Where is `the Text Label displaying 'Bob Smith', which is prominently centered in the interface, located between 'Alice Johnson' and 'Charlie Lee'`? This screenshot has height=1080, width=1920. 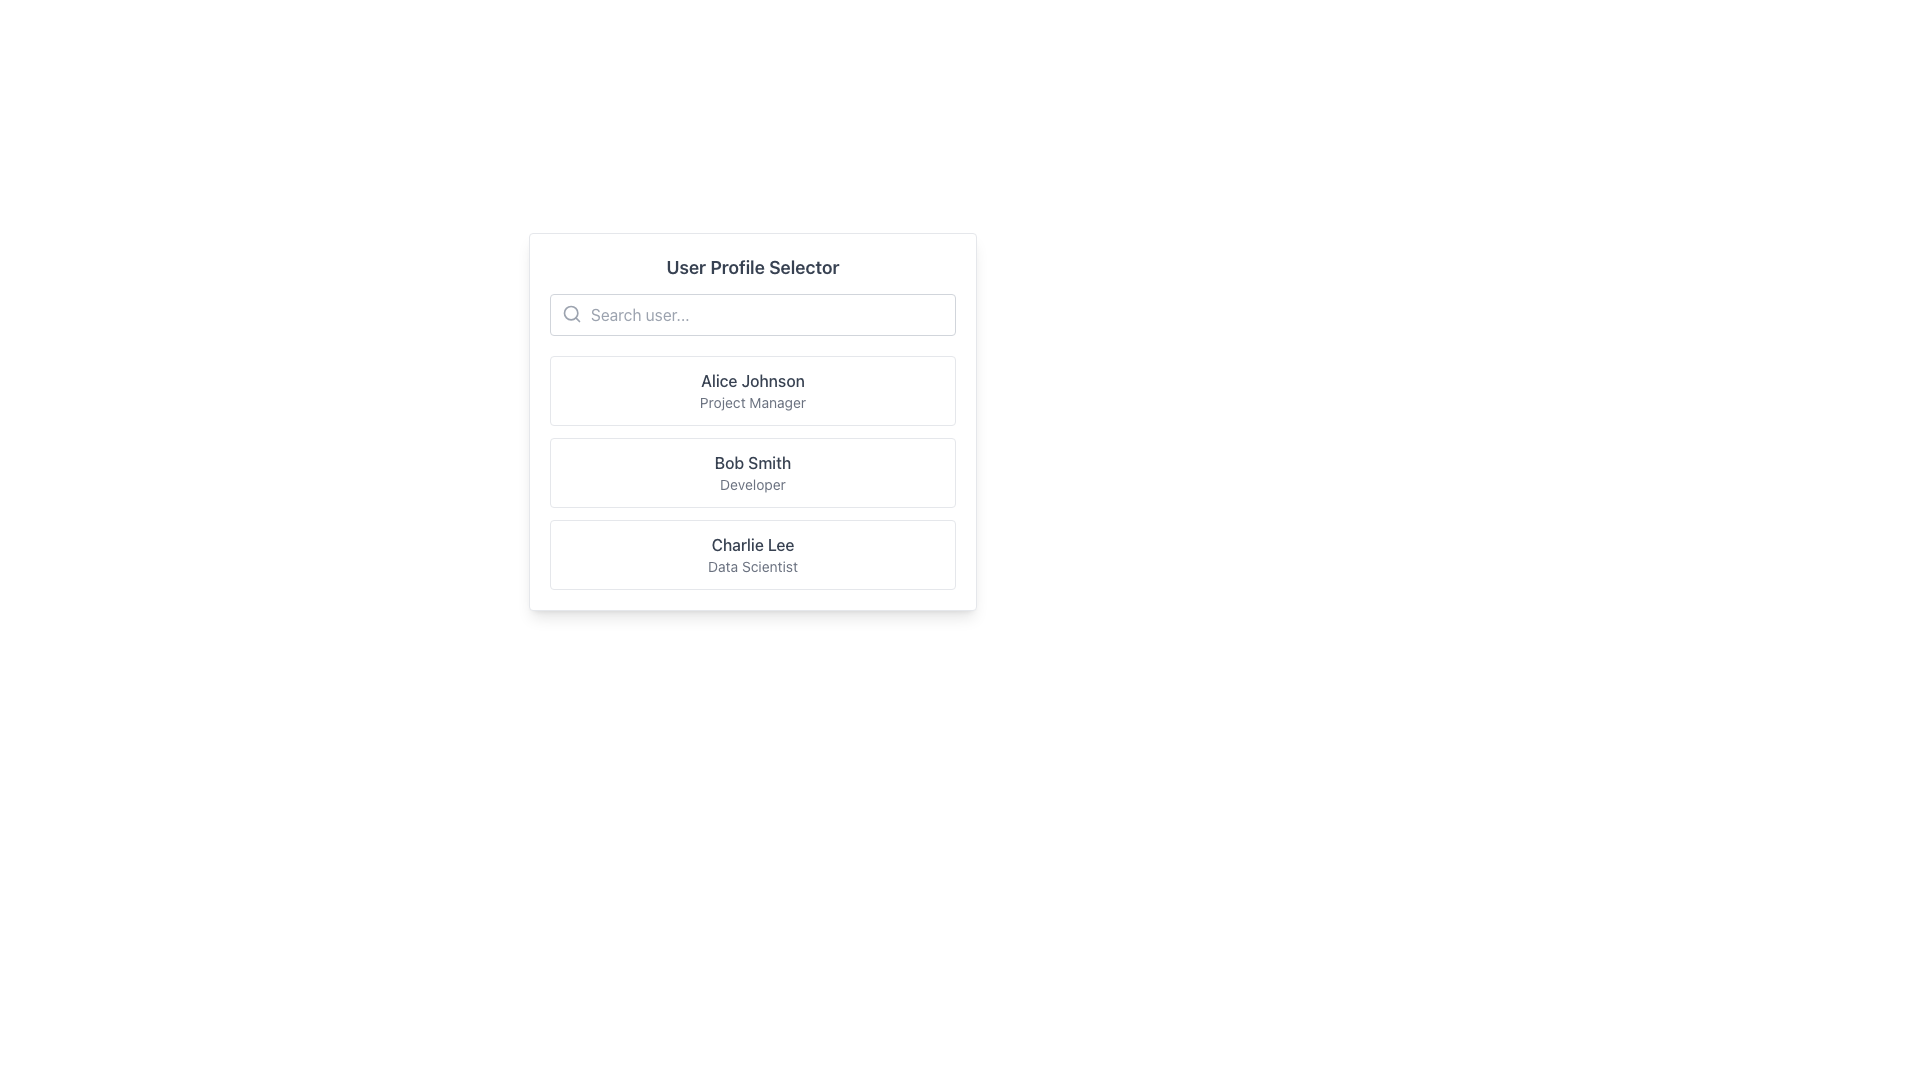
the Text Label displaying 'Bob Smith', which is prominently centered in the interface, located between 'Alice Johnson' and 'Charlie Lee' is located at coordinates (752, 462).